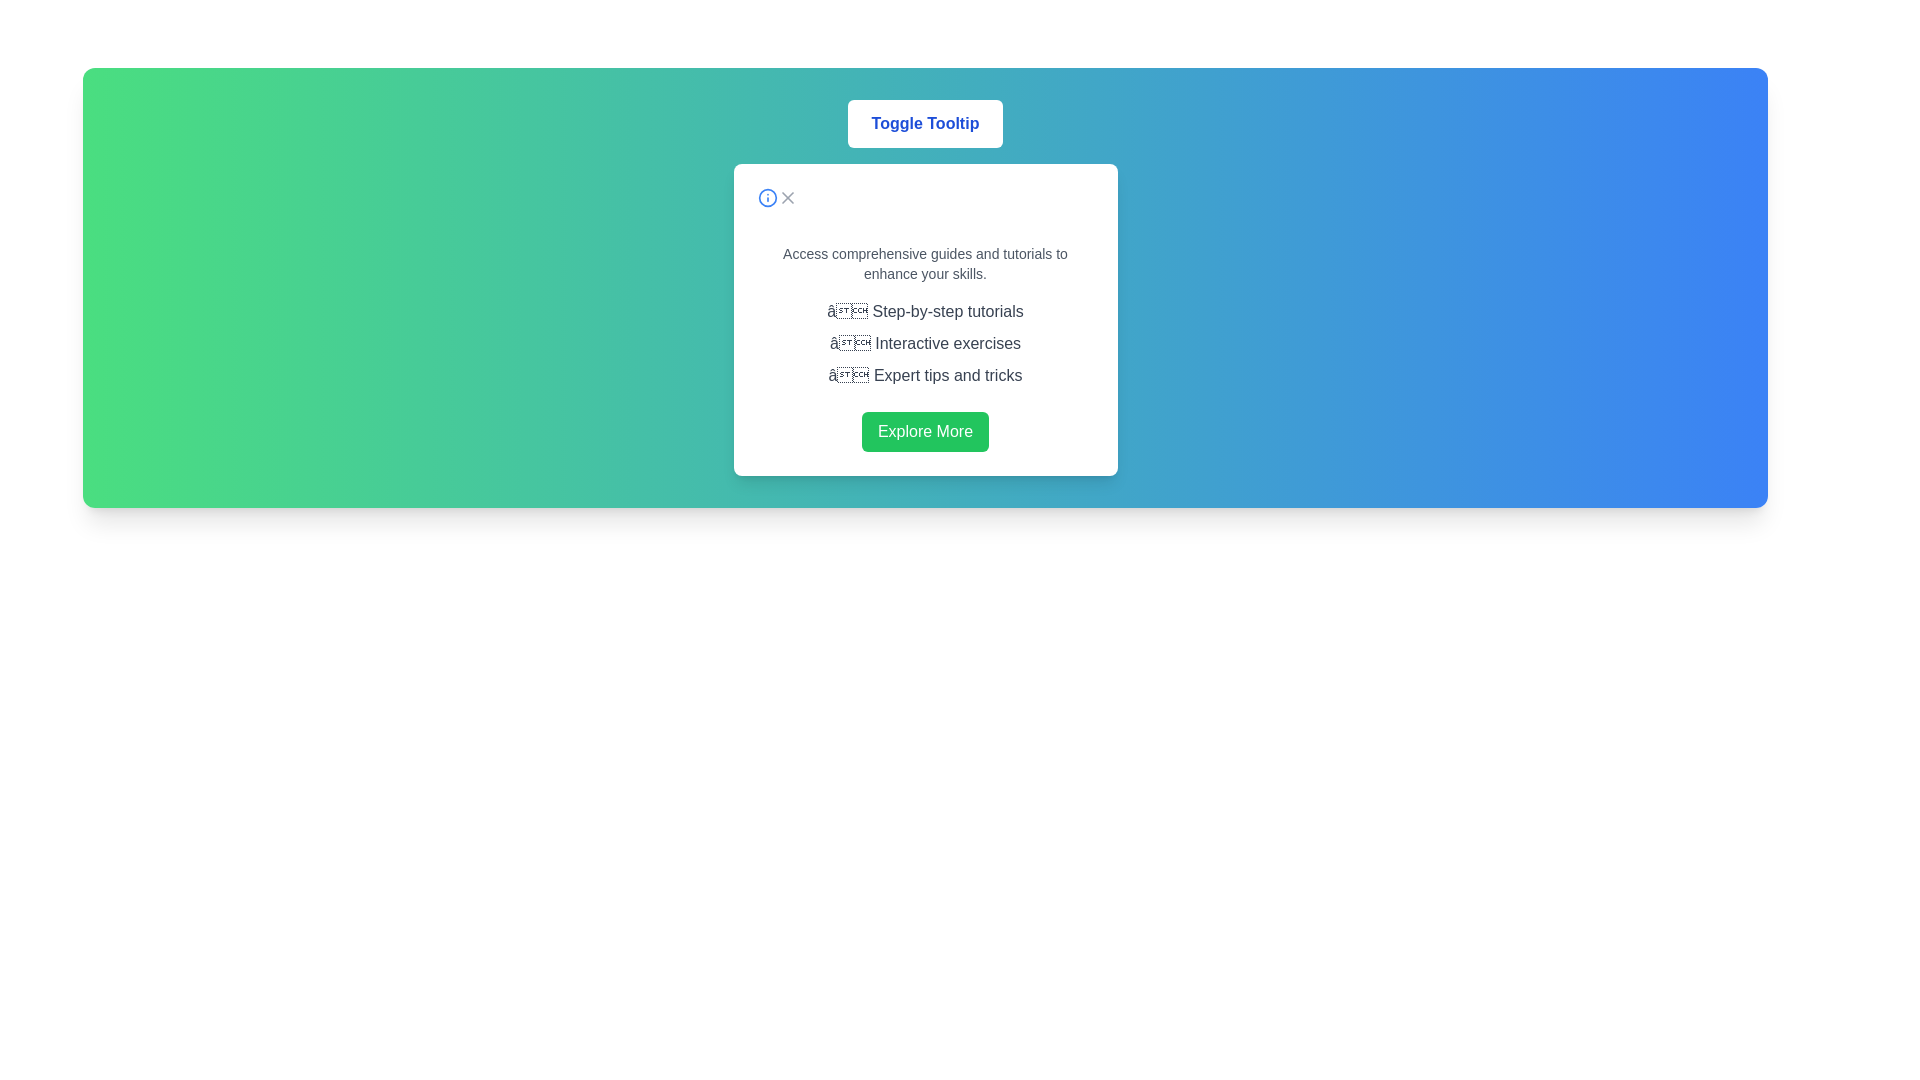 The image size is (1920, 1080). Describe the element at coordinates (786, 197) in the screenshot. I see `the 'Close' button located at the top-right corner of the white card interface to observe a color change` at that location.